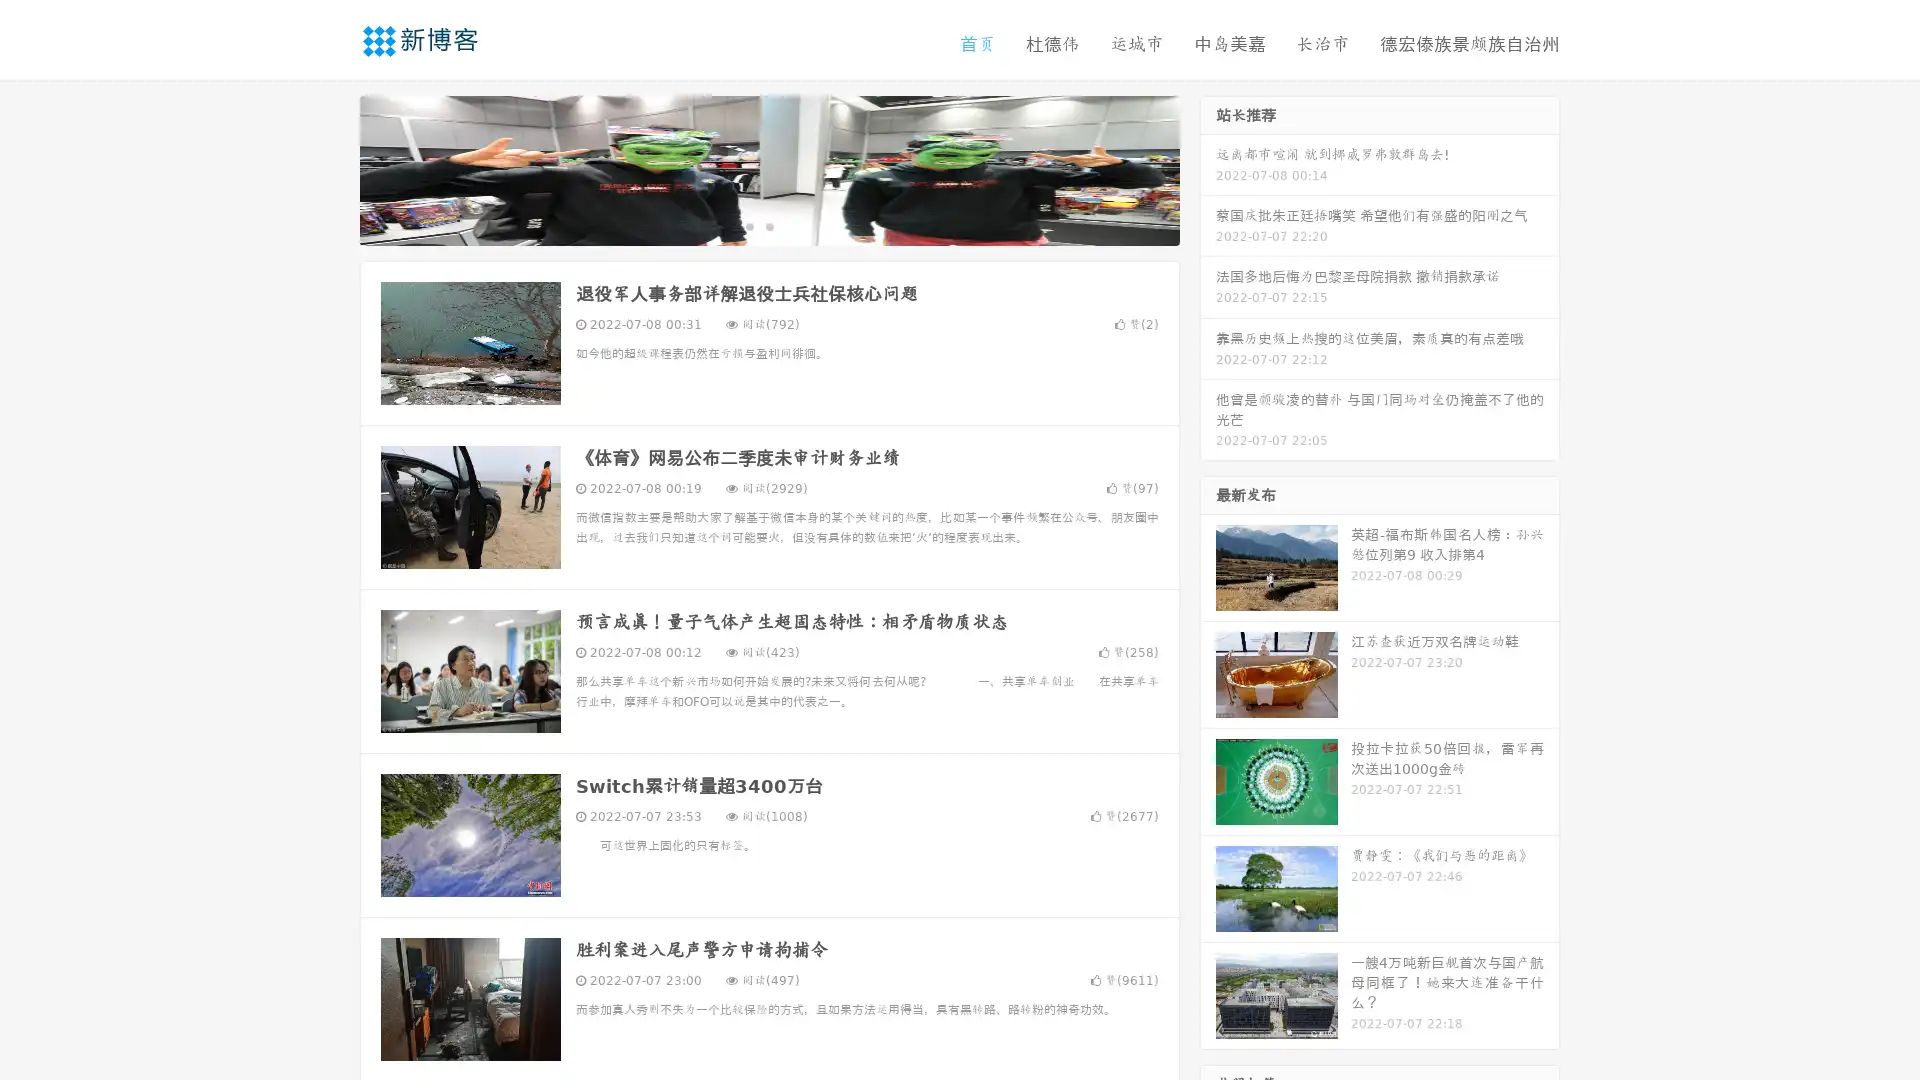  I want to click on Go to slide 3, so click(789, 225).